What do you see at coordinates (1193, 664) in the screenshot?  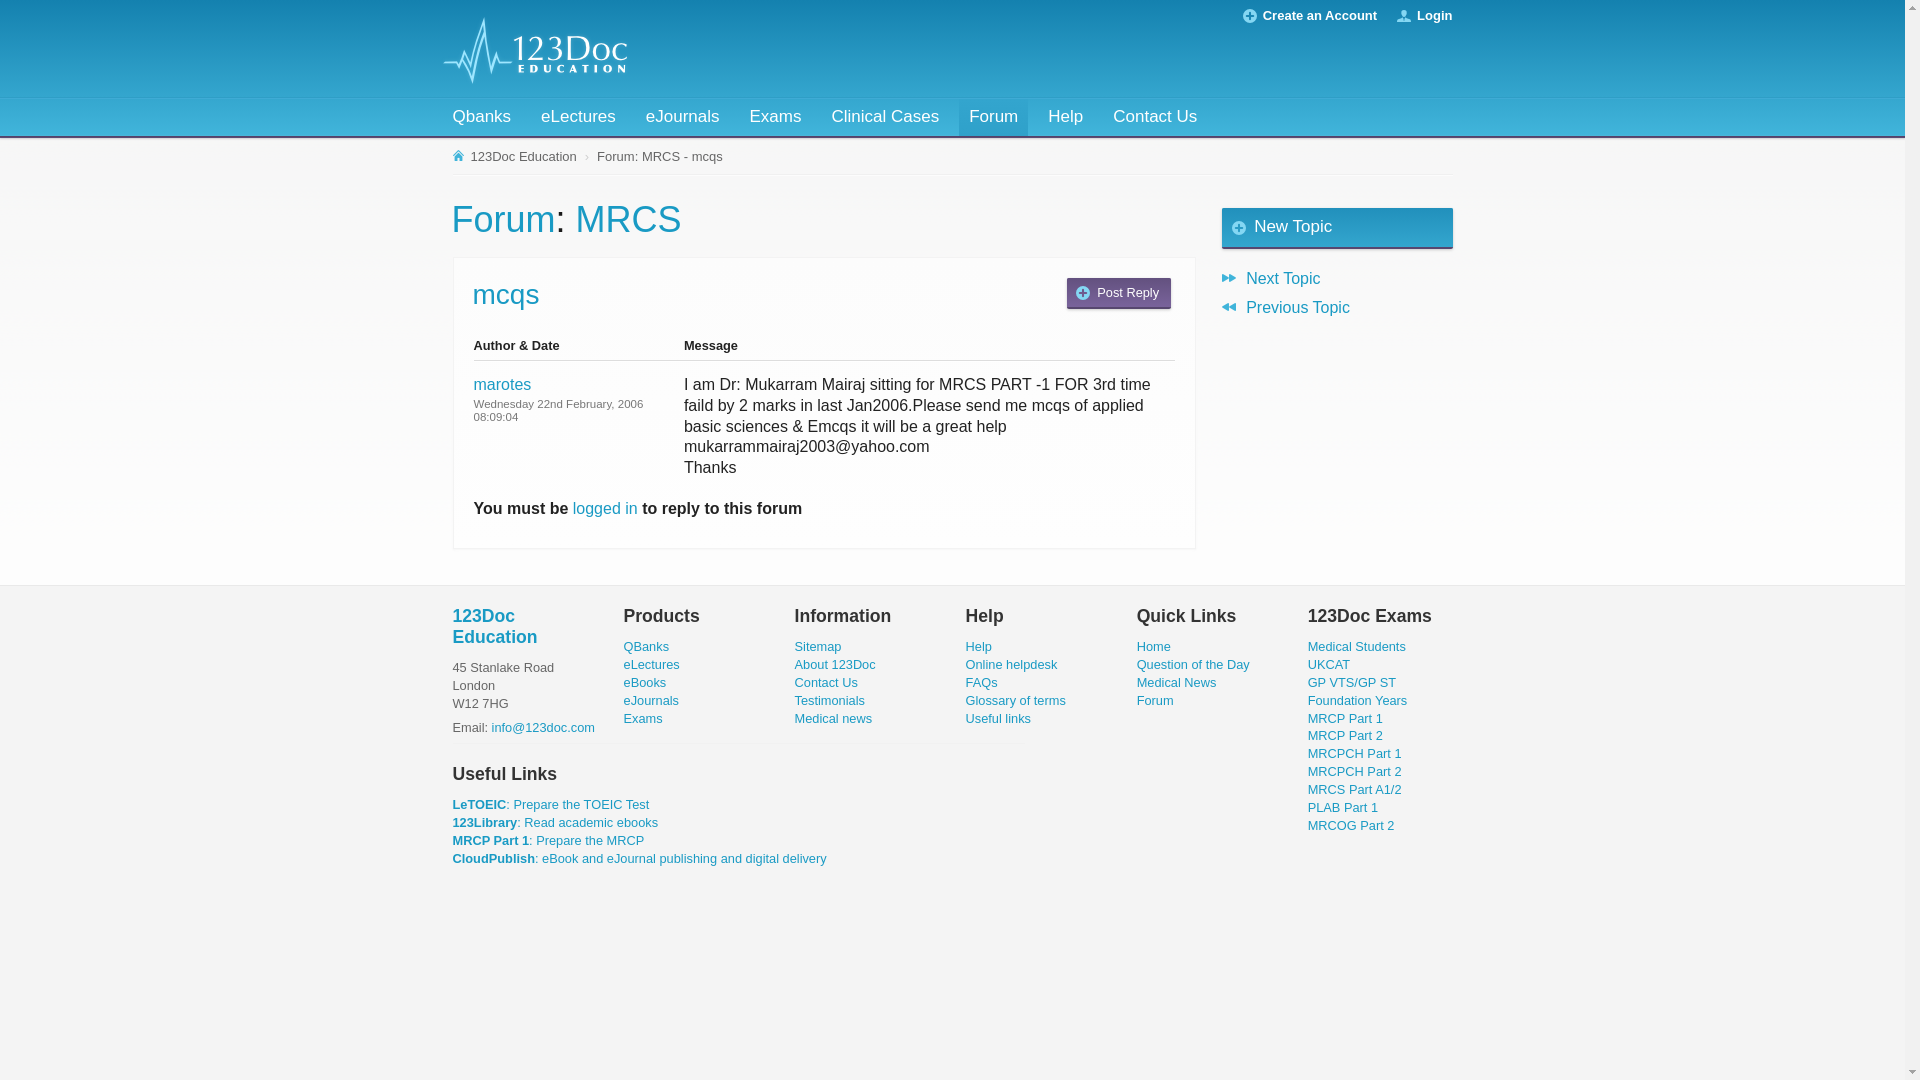 I see `'Question of the Day'` at bounding box center [1193, 664].